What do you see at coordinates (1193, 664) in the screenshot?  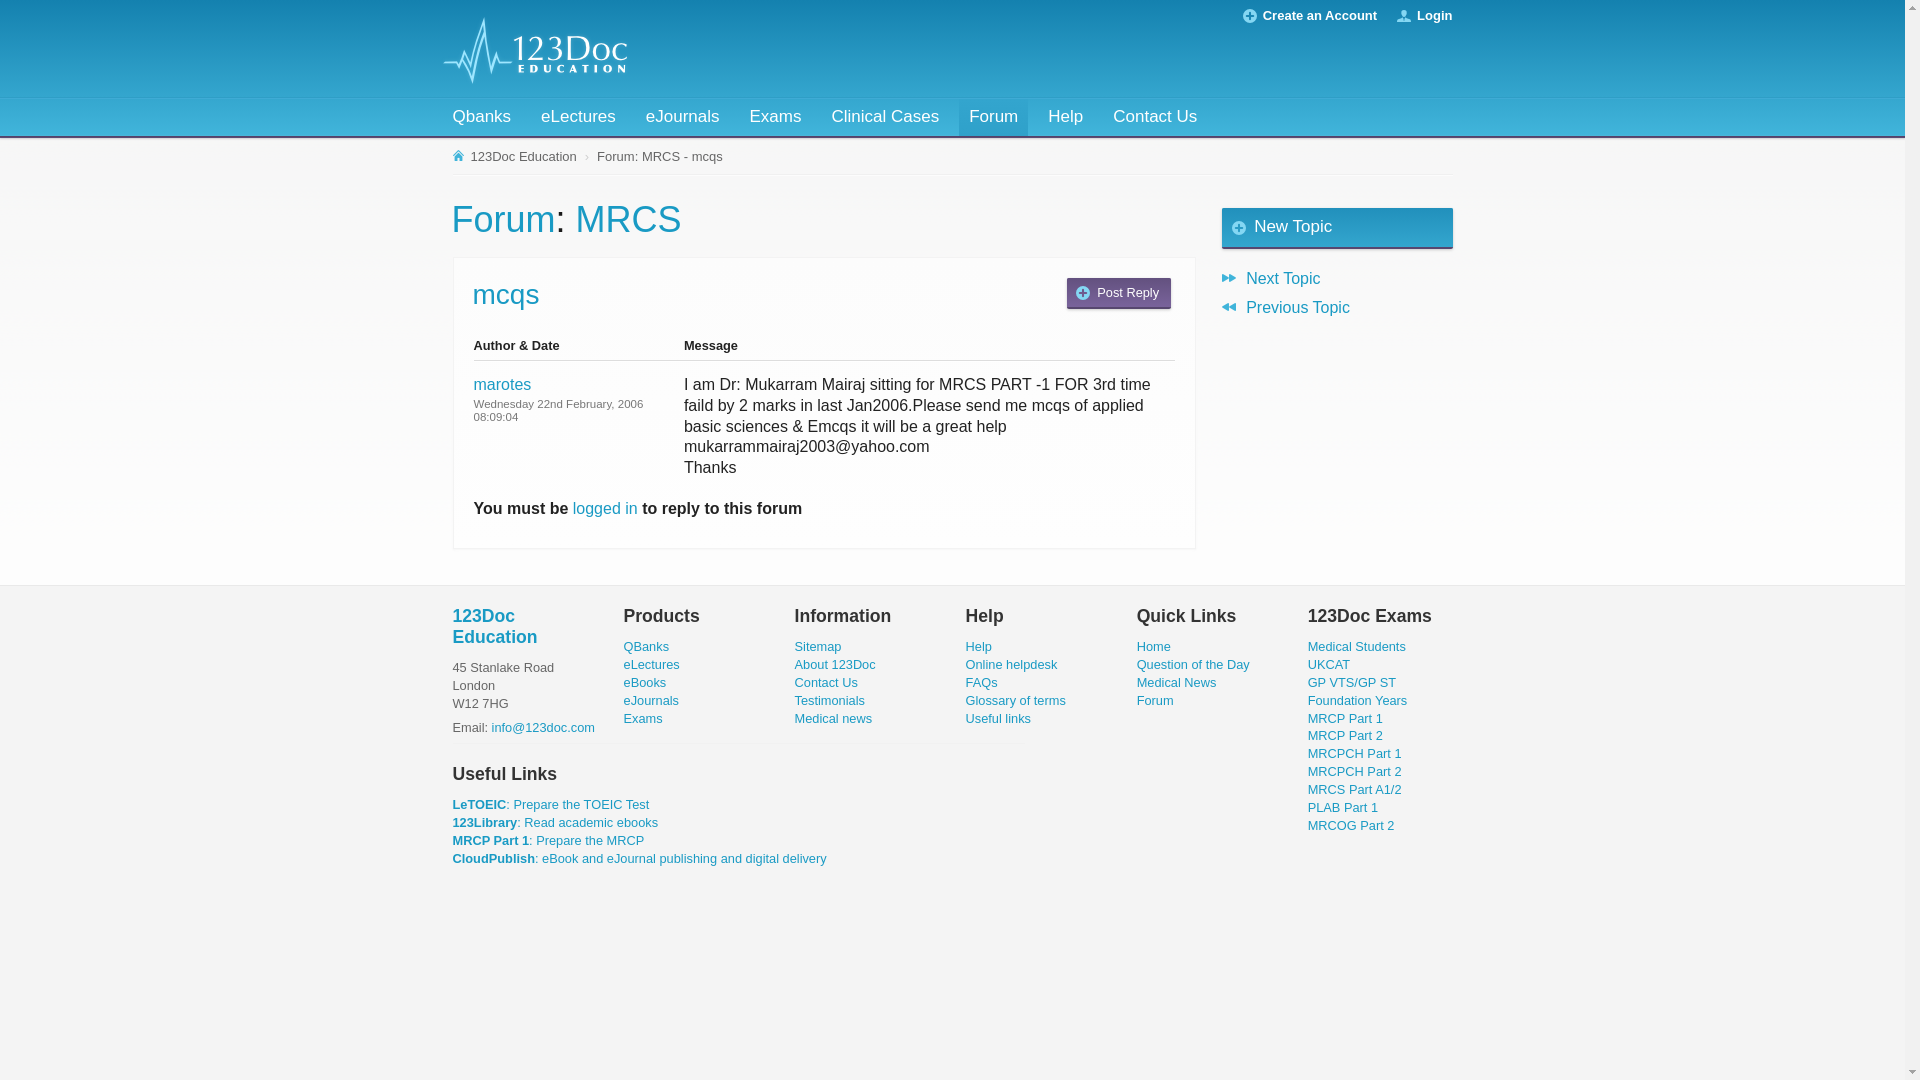 I see `'Question of the Day'` at bounding box center [1193, 664].